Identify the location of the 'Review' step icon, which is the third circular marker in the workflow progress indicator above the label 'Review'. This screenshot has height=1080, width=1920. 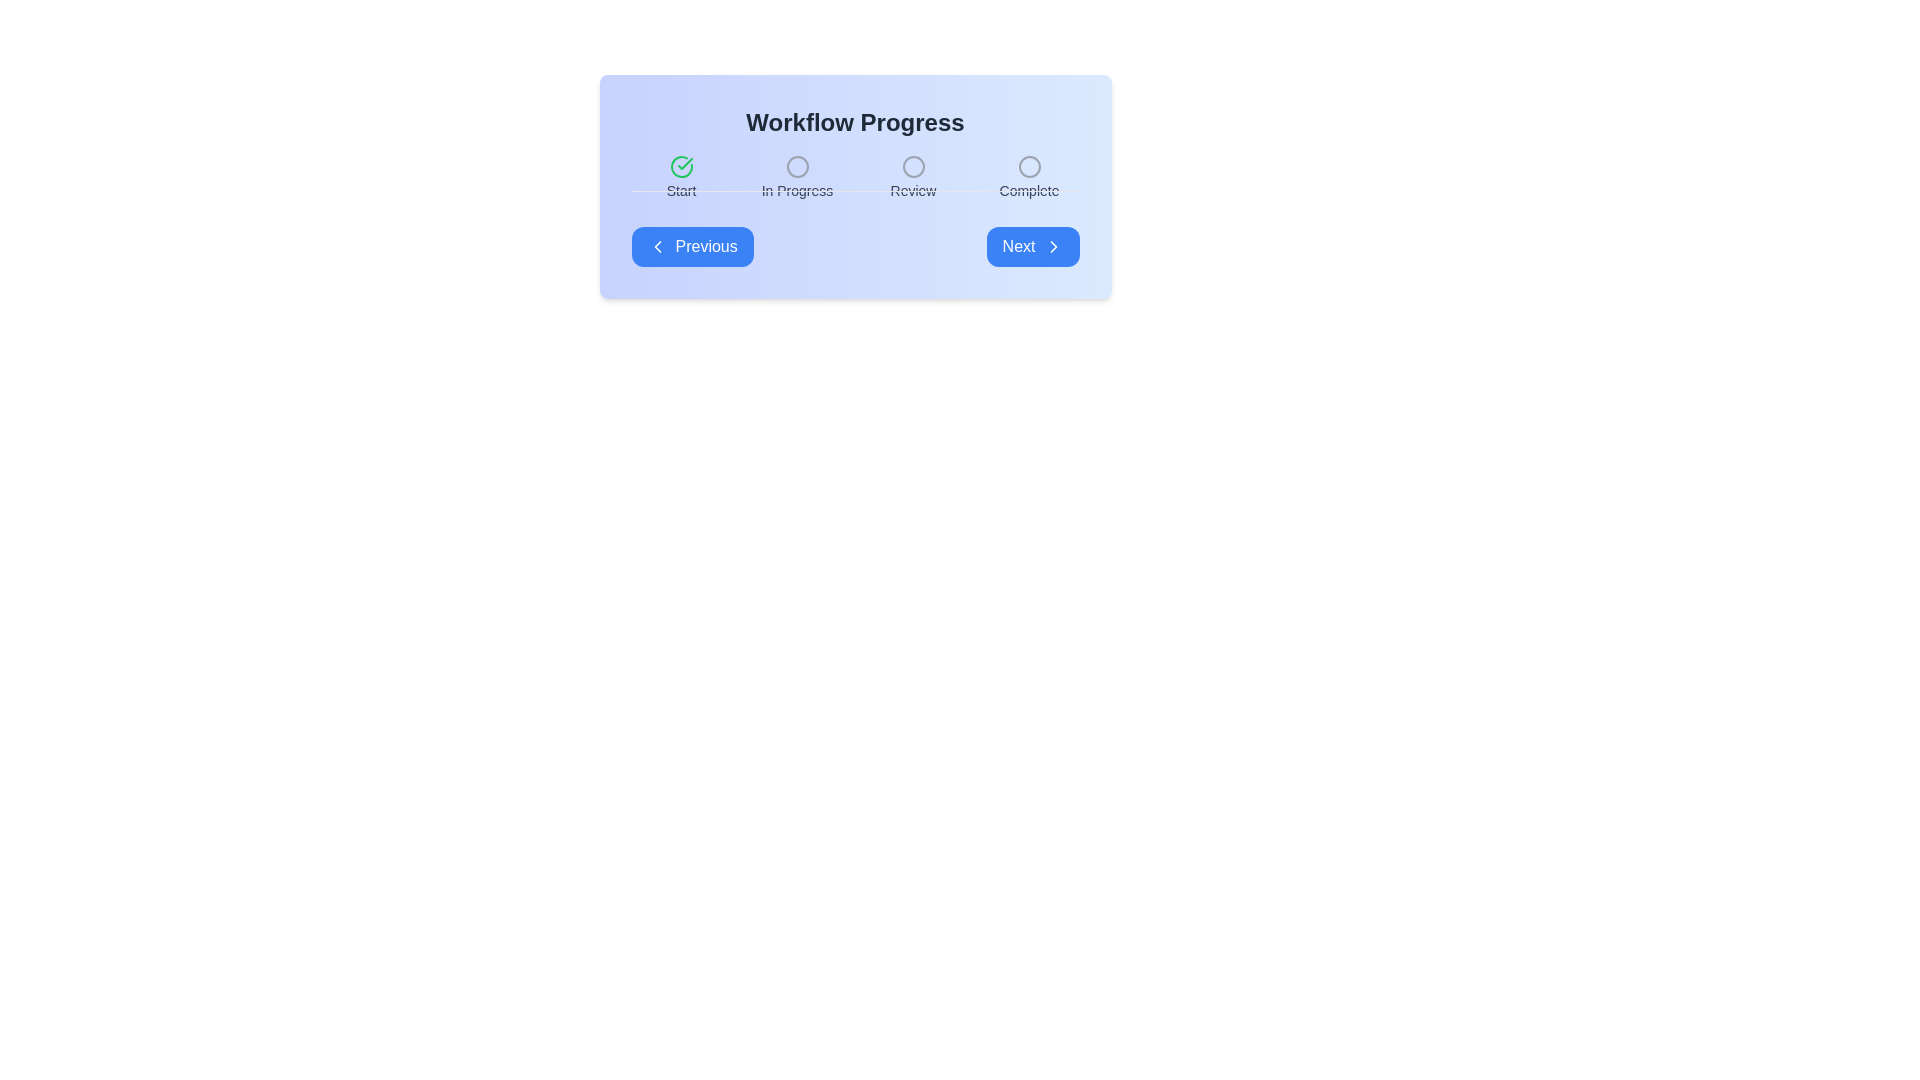
(912, 165).